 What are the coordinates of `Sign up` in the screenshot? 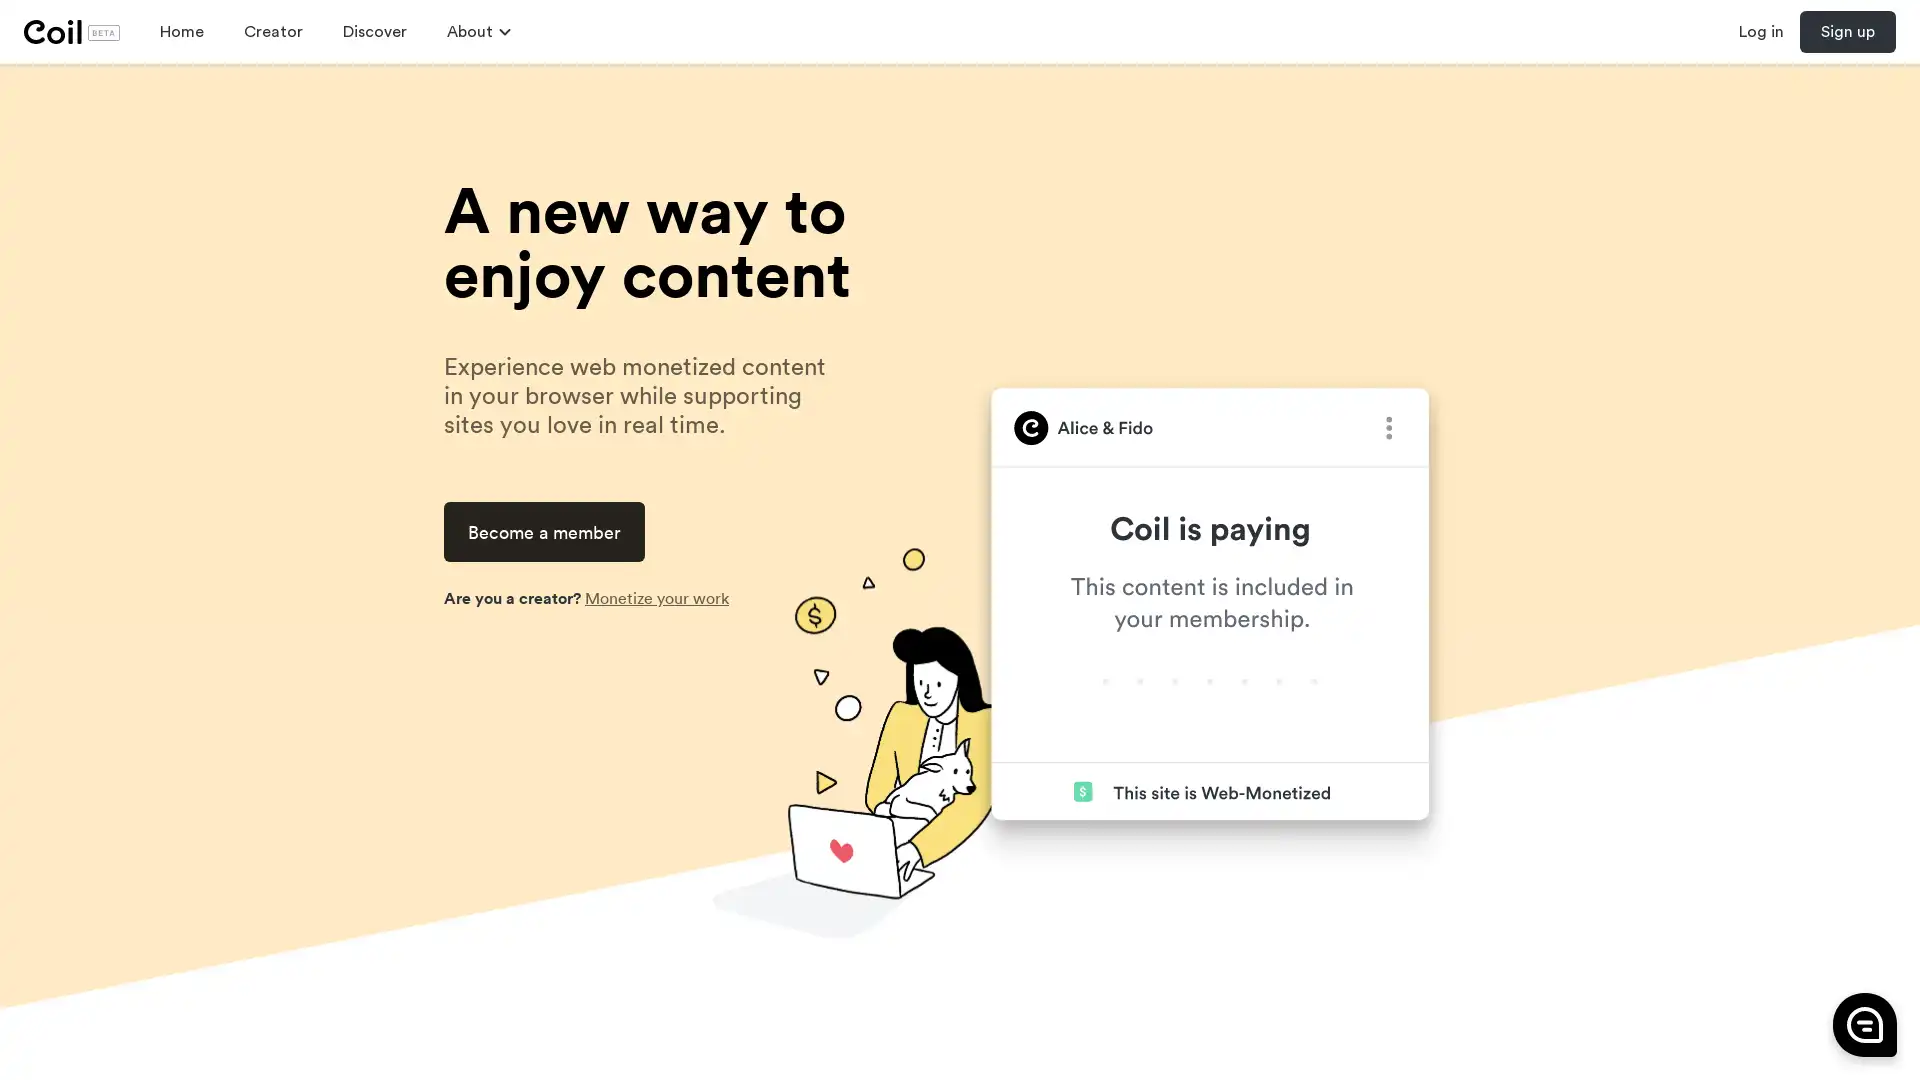 It's located at (1847, 31).